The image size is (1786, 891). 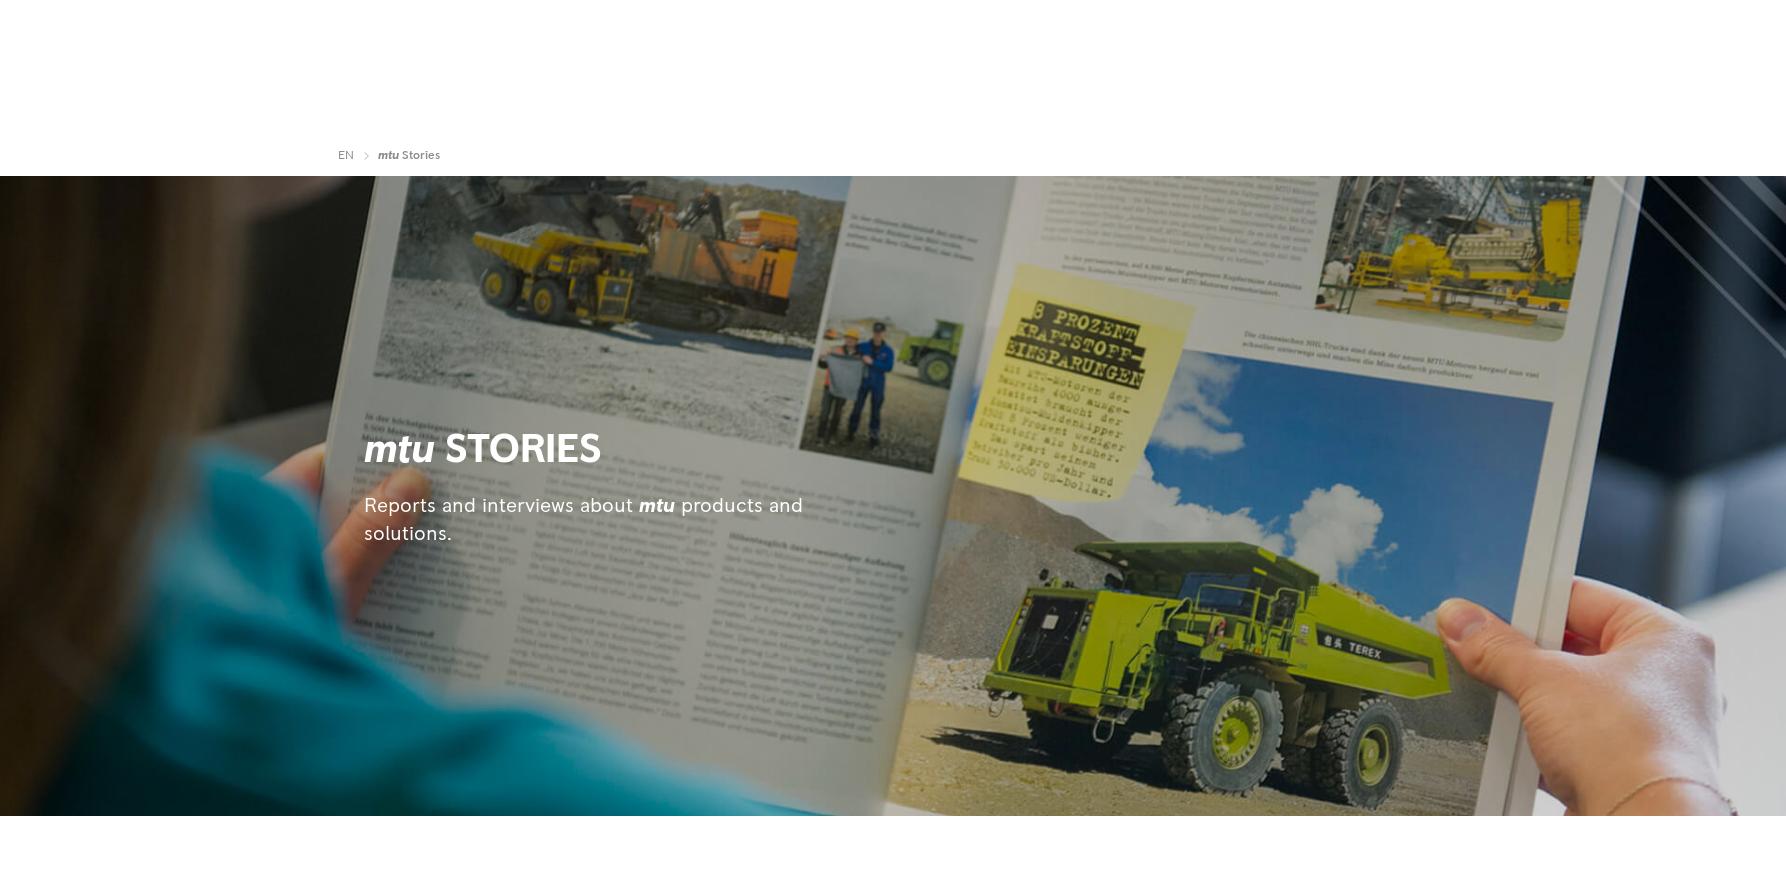 I want to click on 'Governmental', so click(x=1167, y=109).